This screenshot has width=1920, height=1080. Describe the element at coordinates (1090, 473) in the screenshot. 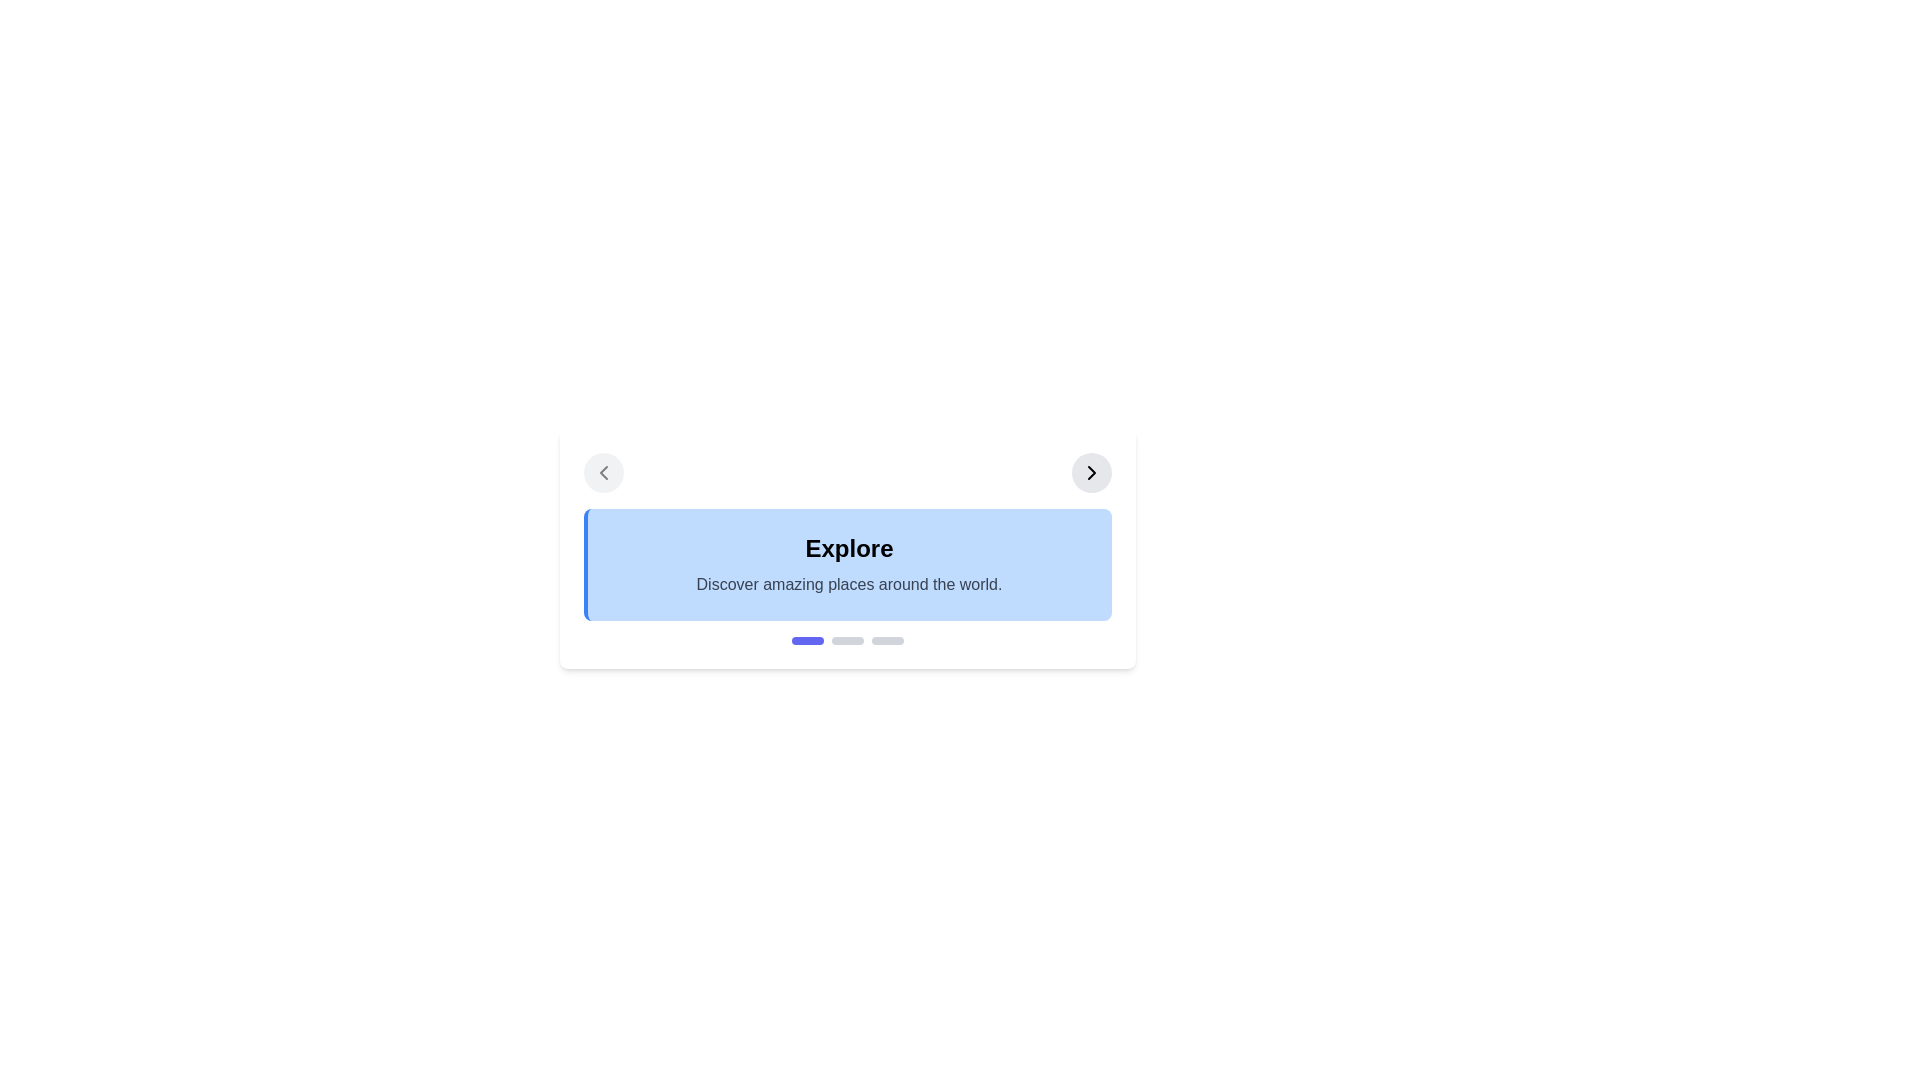

I see `the 'Next' button to proceed to the next step` at that location.